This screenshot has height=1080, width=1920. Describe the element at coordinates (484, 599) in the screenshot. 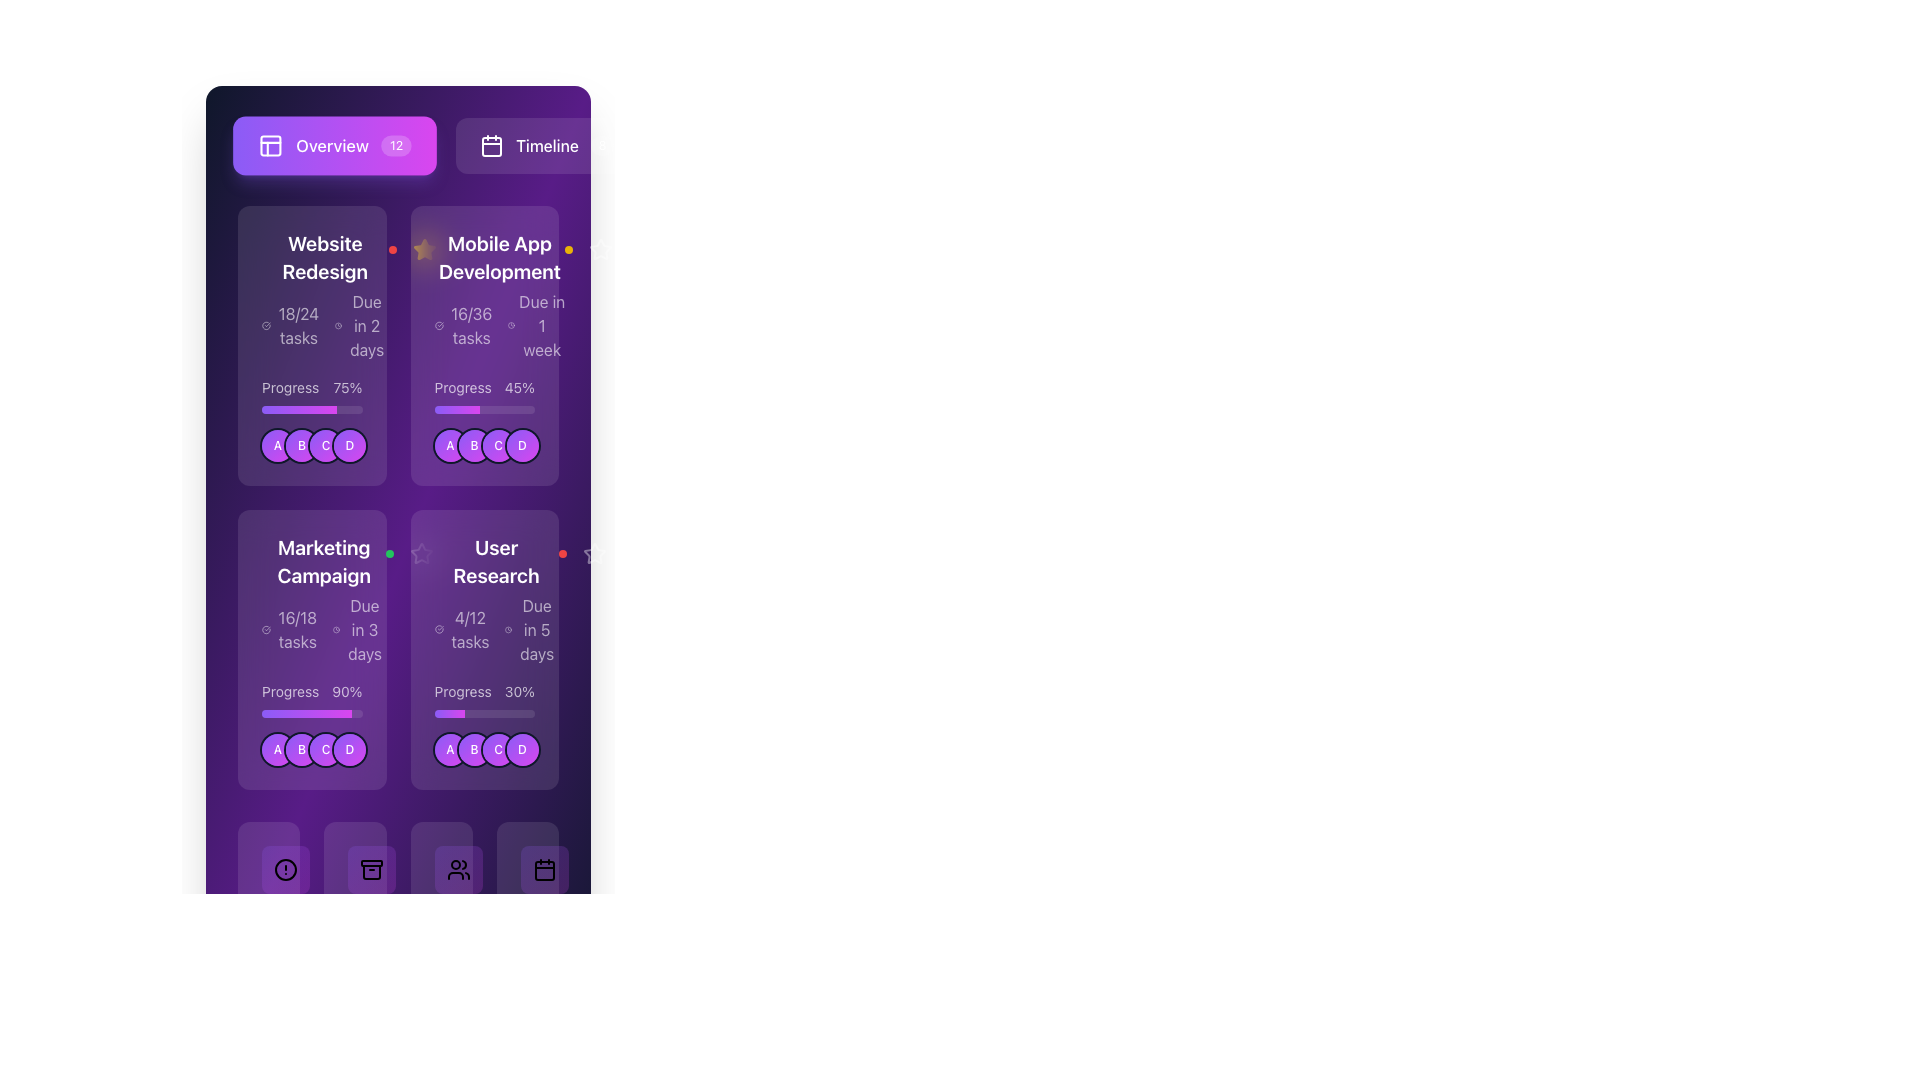

I see `the 'User Research' card located in the third column of the second row of the grid layout to reveal more options` at that location.